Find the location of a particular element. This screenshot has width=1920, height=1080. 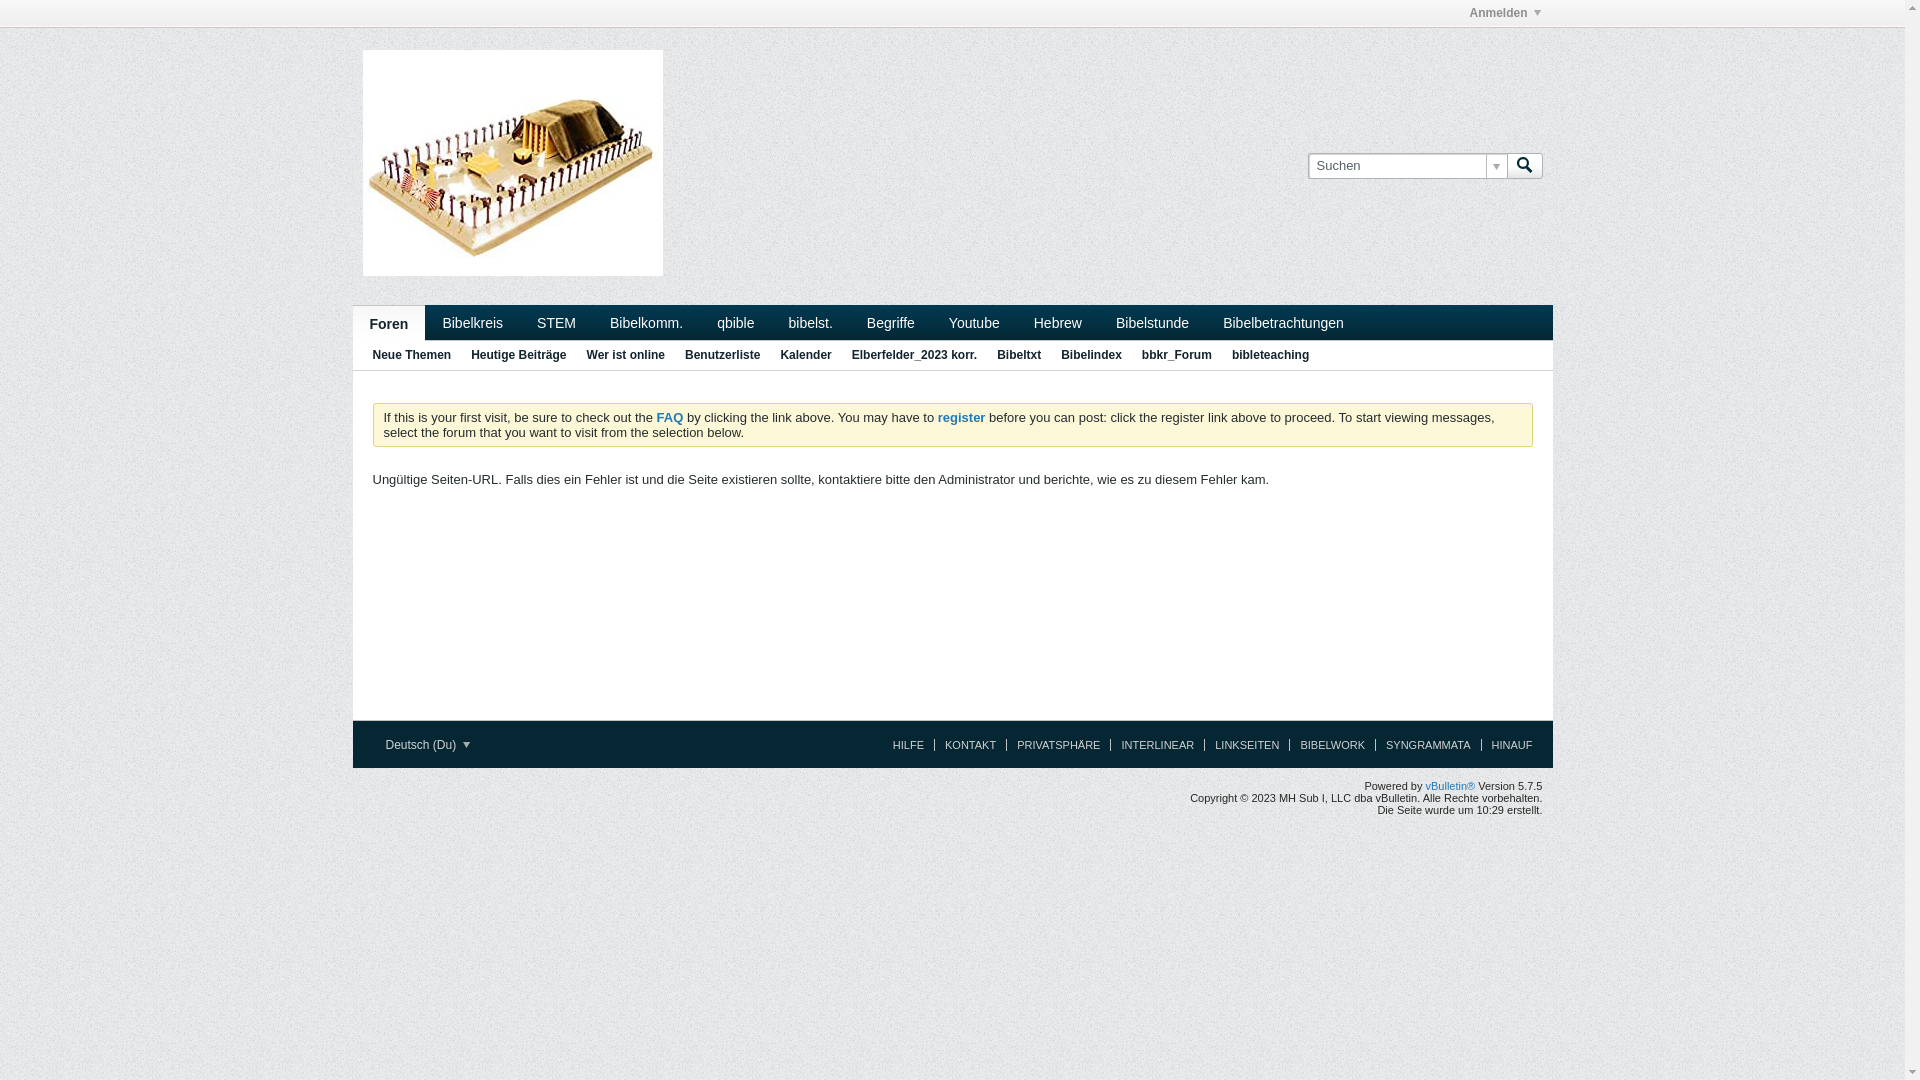

'Bibelindex' is located at coordinates (1090, 354).